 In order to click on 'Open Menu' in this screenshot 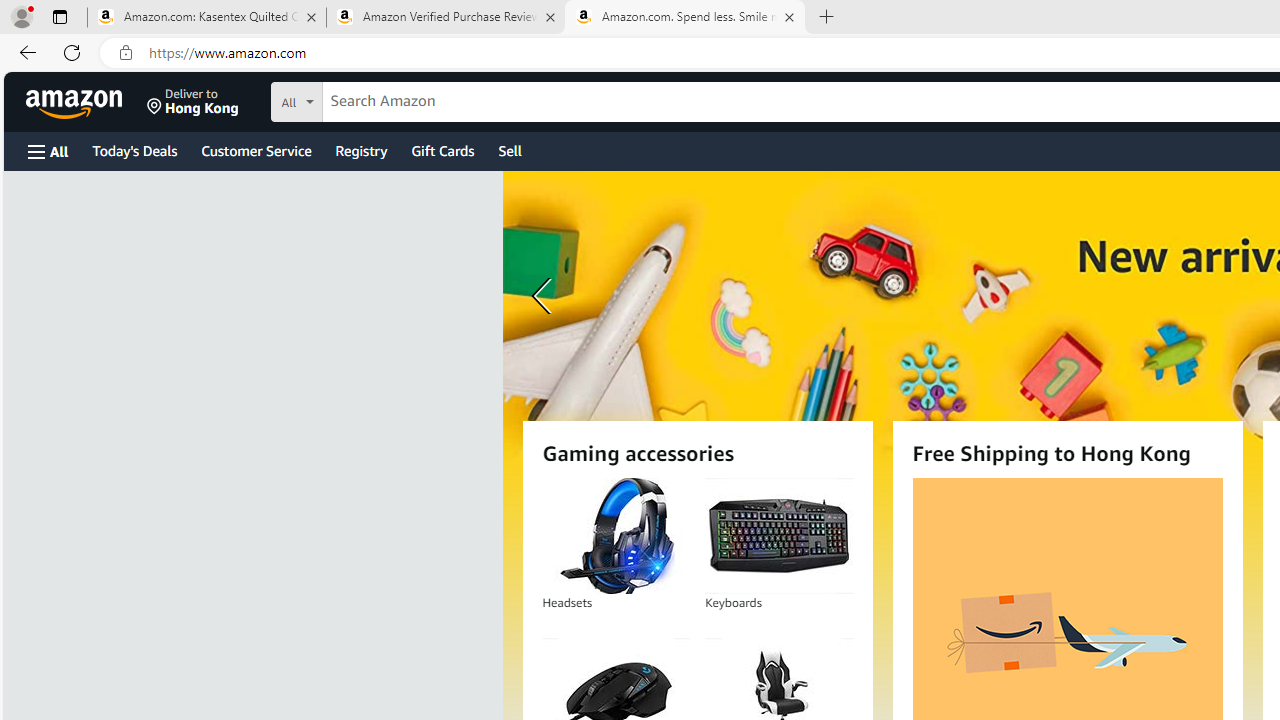, I will do `click(48, 150)`.